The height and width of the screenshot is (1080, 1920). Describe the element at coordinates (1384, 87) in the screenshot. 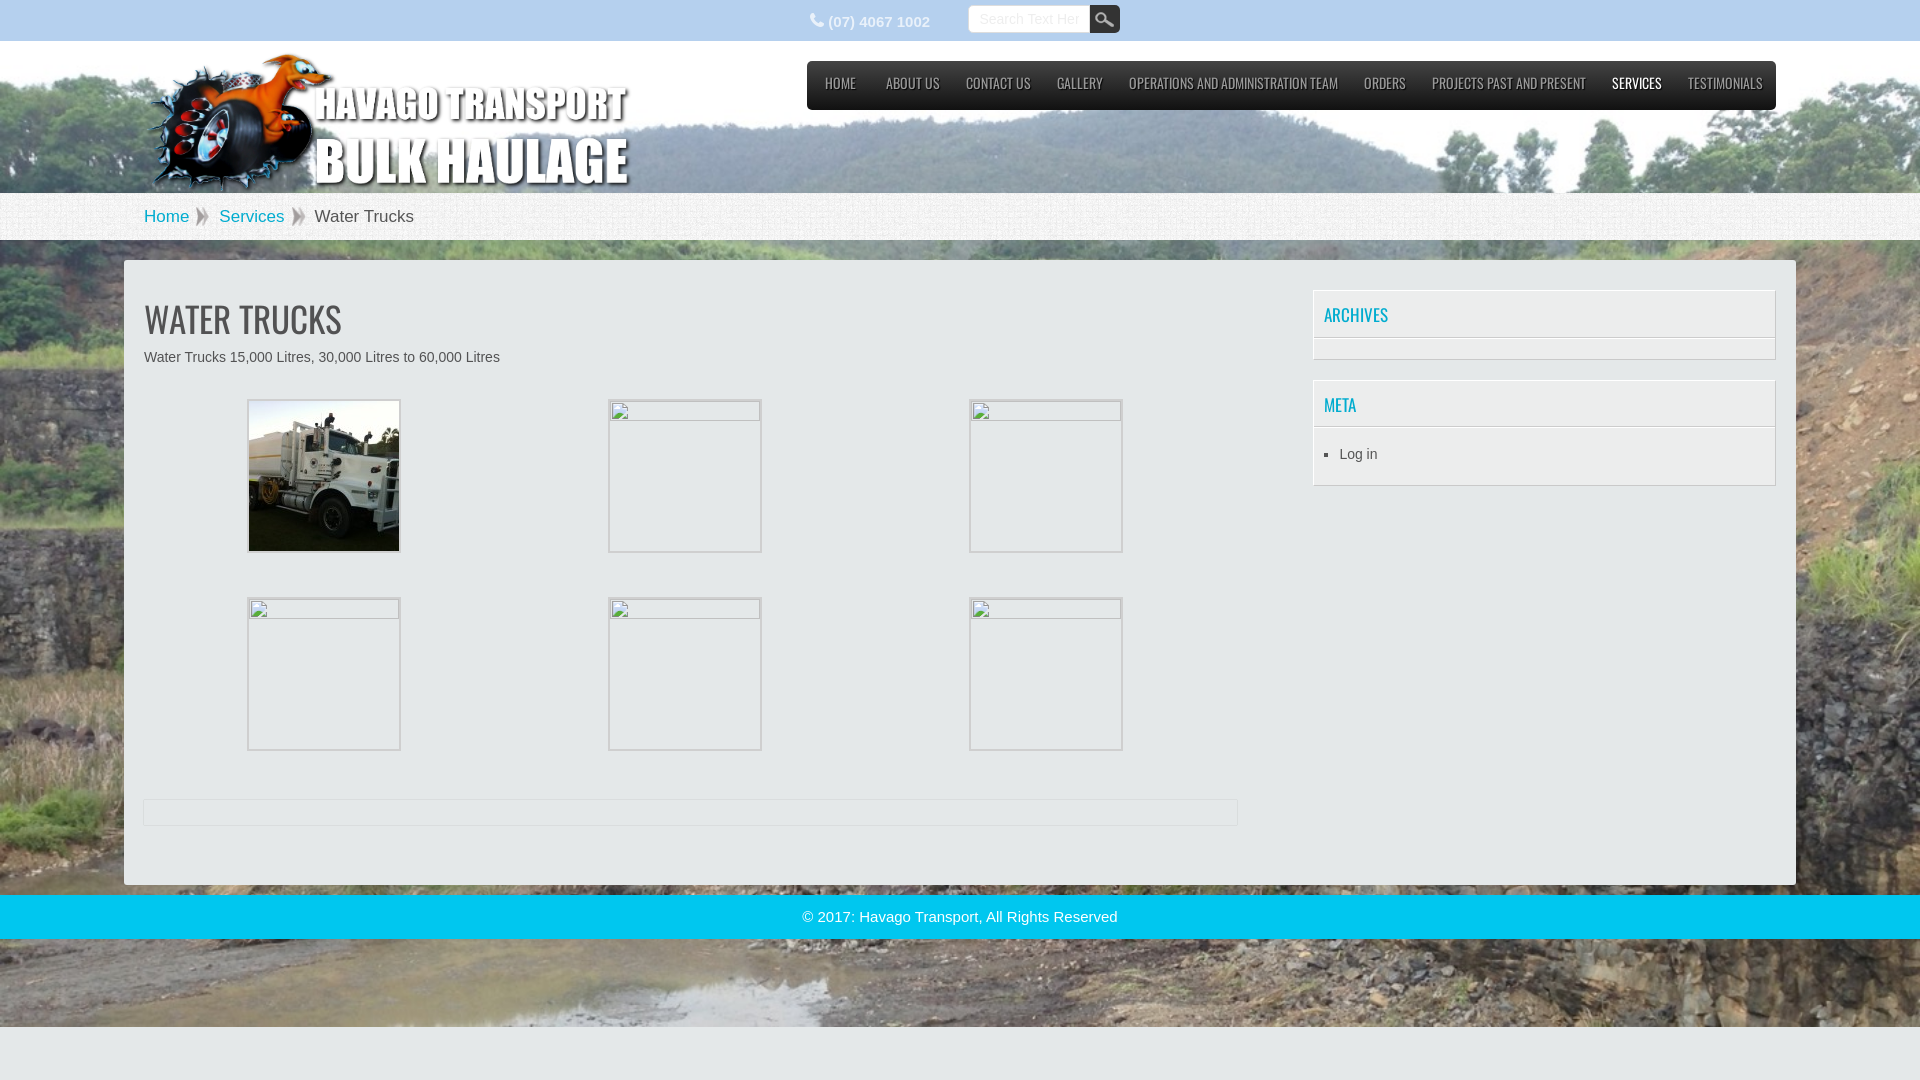

I see `'ORDERS'` at that location.